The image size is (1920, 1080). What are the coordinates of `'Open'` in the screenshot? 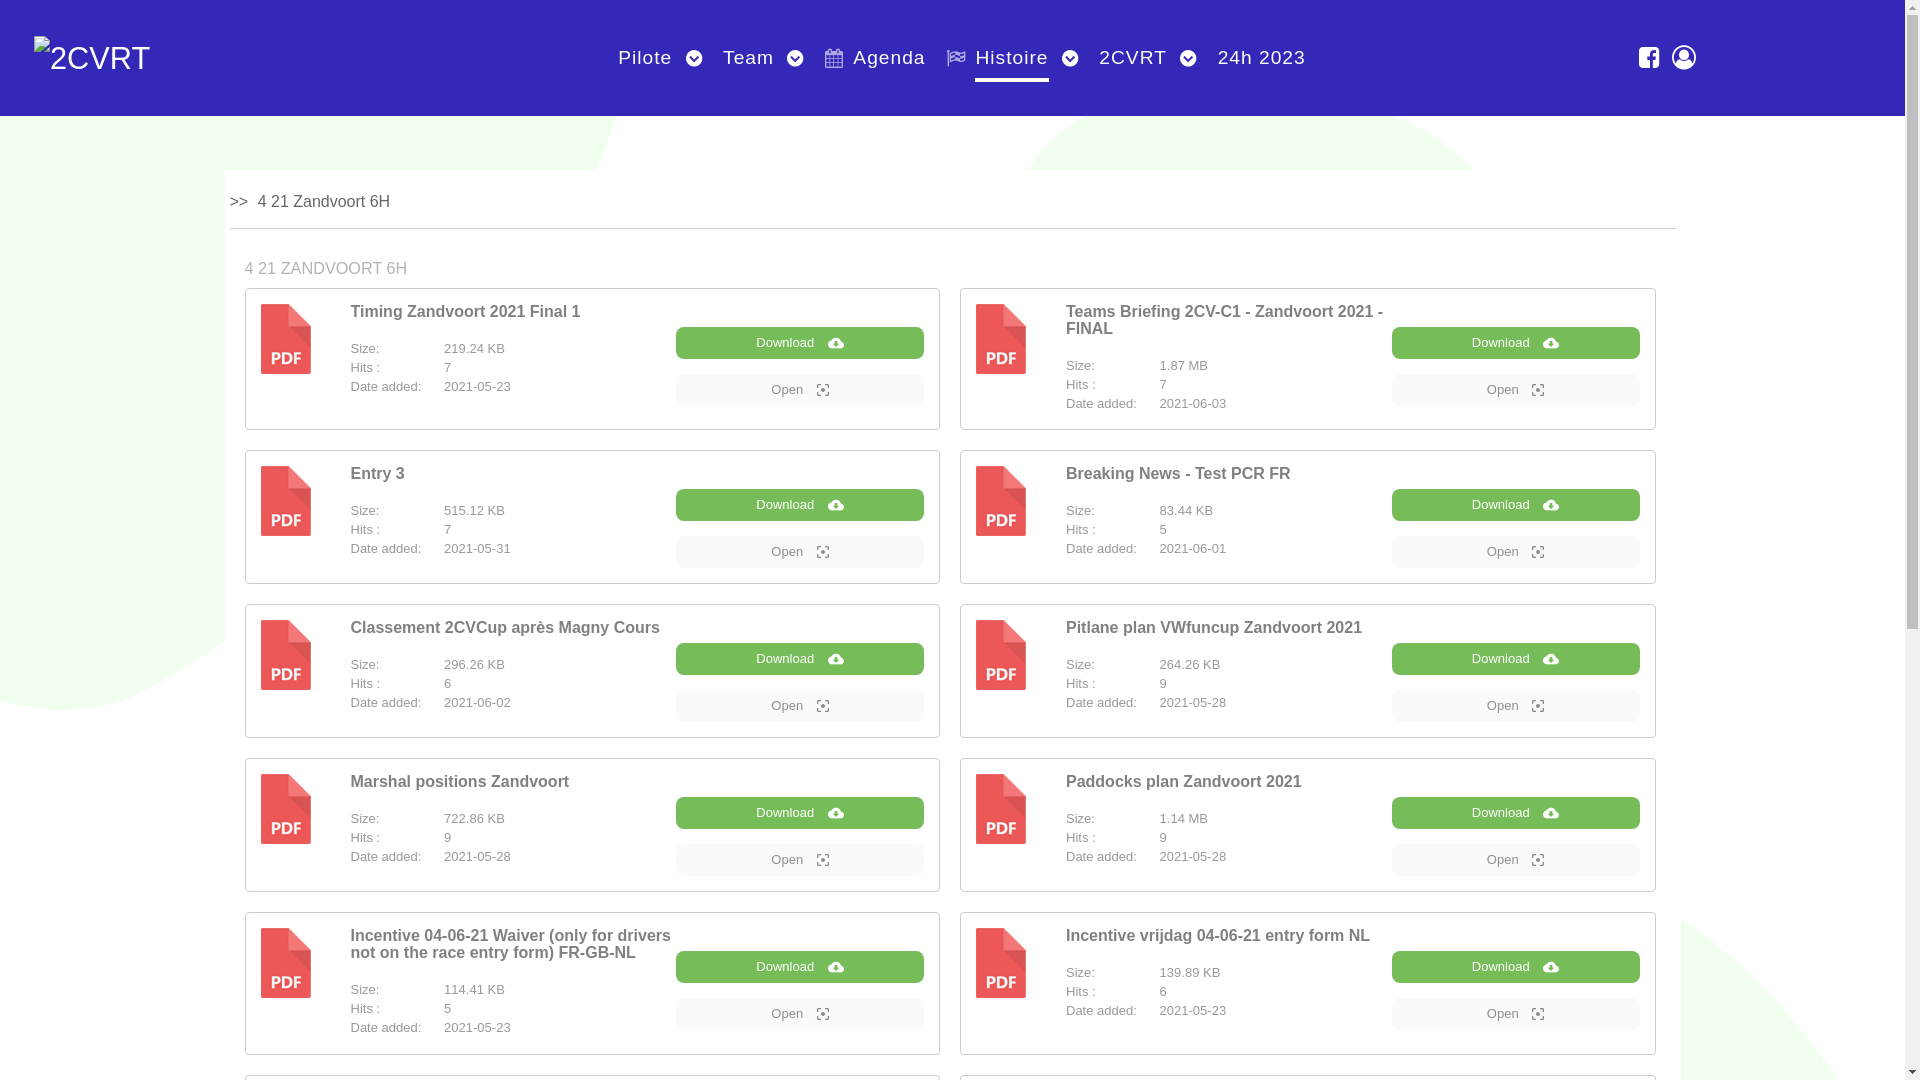 It's located at (800, 551).